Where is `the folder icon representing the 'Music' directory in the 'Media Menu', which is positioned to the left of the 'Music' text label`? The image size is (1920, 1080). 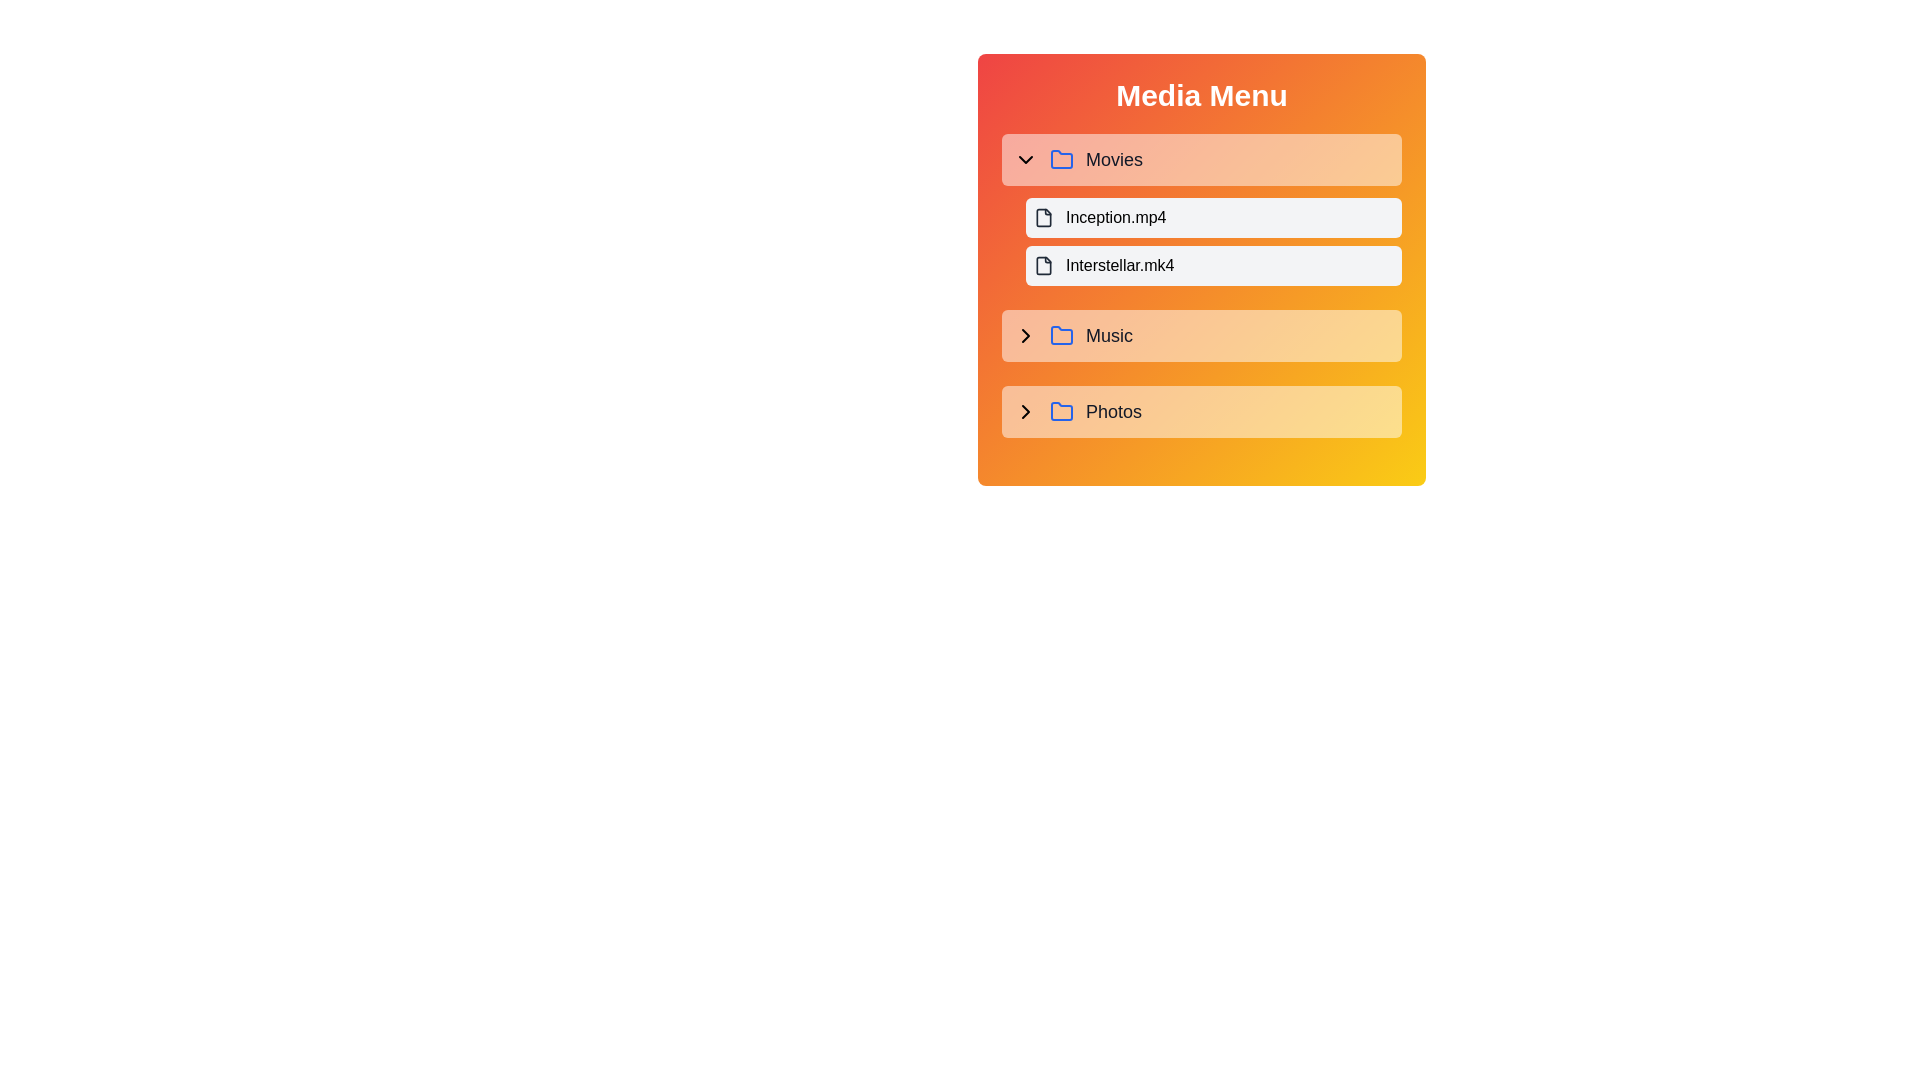
the folder icon representing the 'Music' directory in the 'Media Menu', which is positioned to the left of the 'Music' text label is located at coordinates (1060, 334).